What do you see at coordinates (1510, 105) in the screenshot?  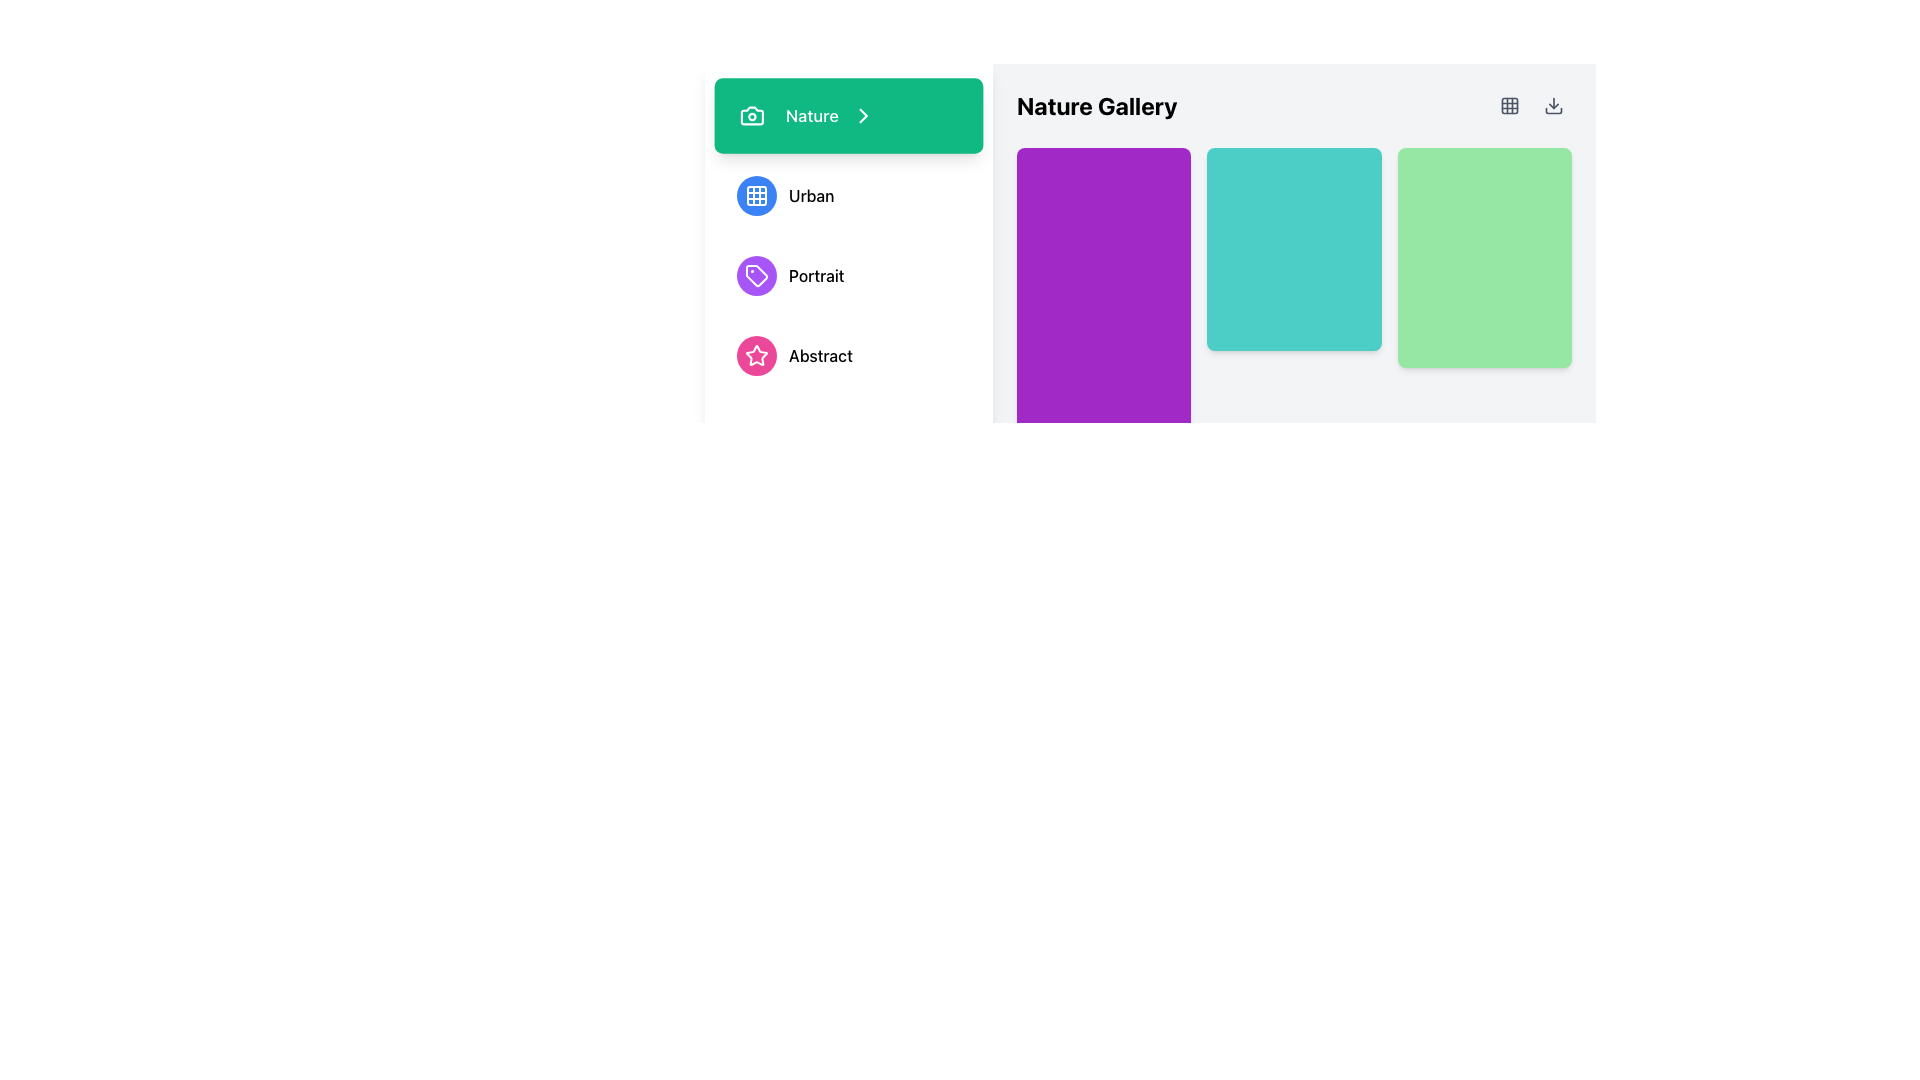 I see `the icon button located near the top-right corner of the interface, to the left of the download icon` at bounding box center [1510, 105].